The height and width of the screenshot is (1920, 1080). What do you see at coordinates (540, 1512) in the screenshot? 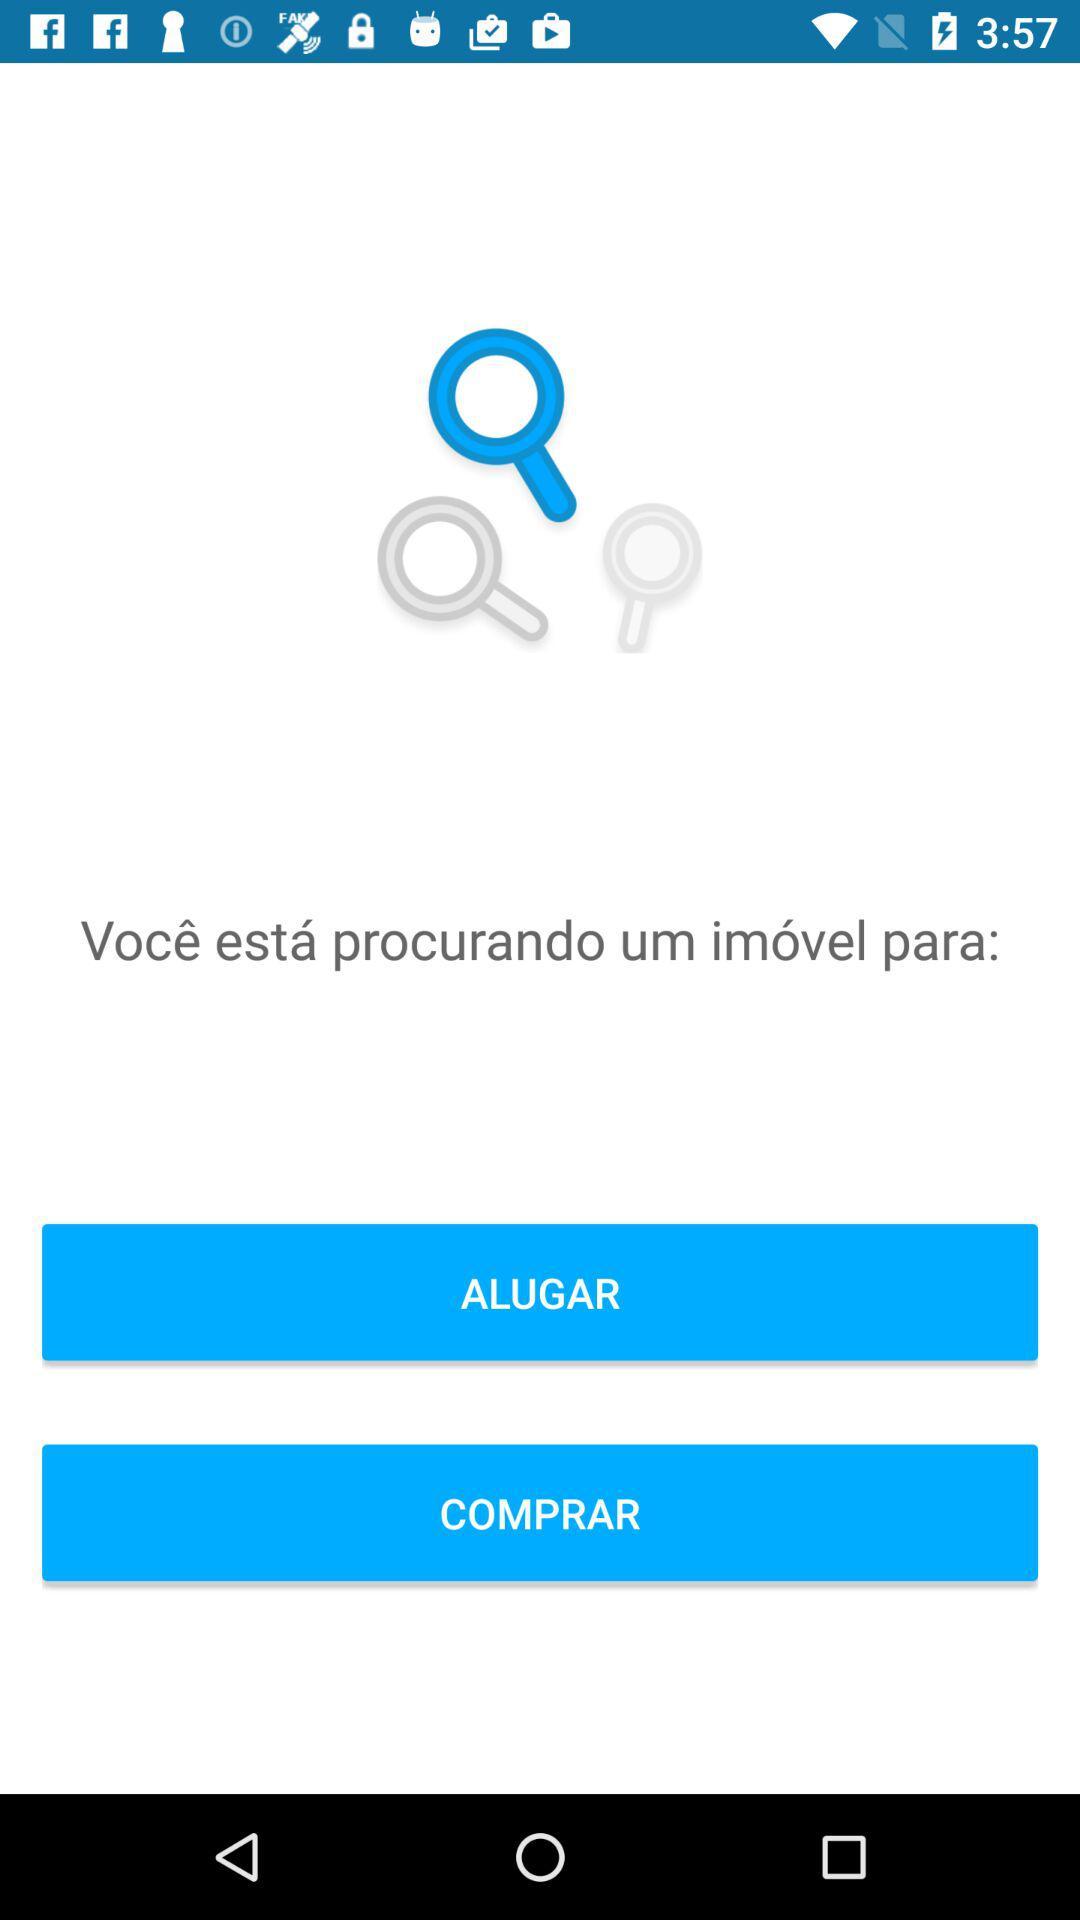
I see `the icon below the alugar` at bounding box center [540, 1512].